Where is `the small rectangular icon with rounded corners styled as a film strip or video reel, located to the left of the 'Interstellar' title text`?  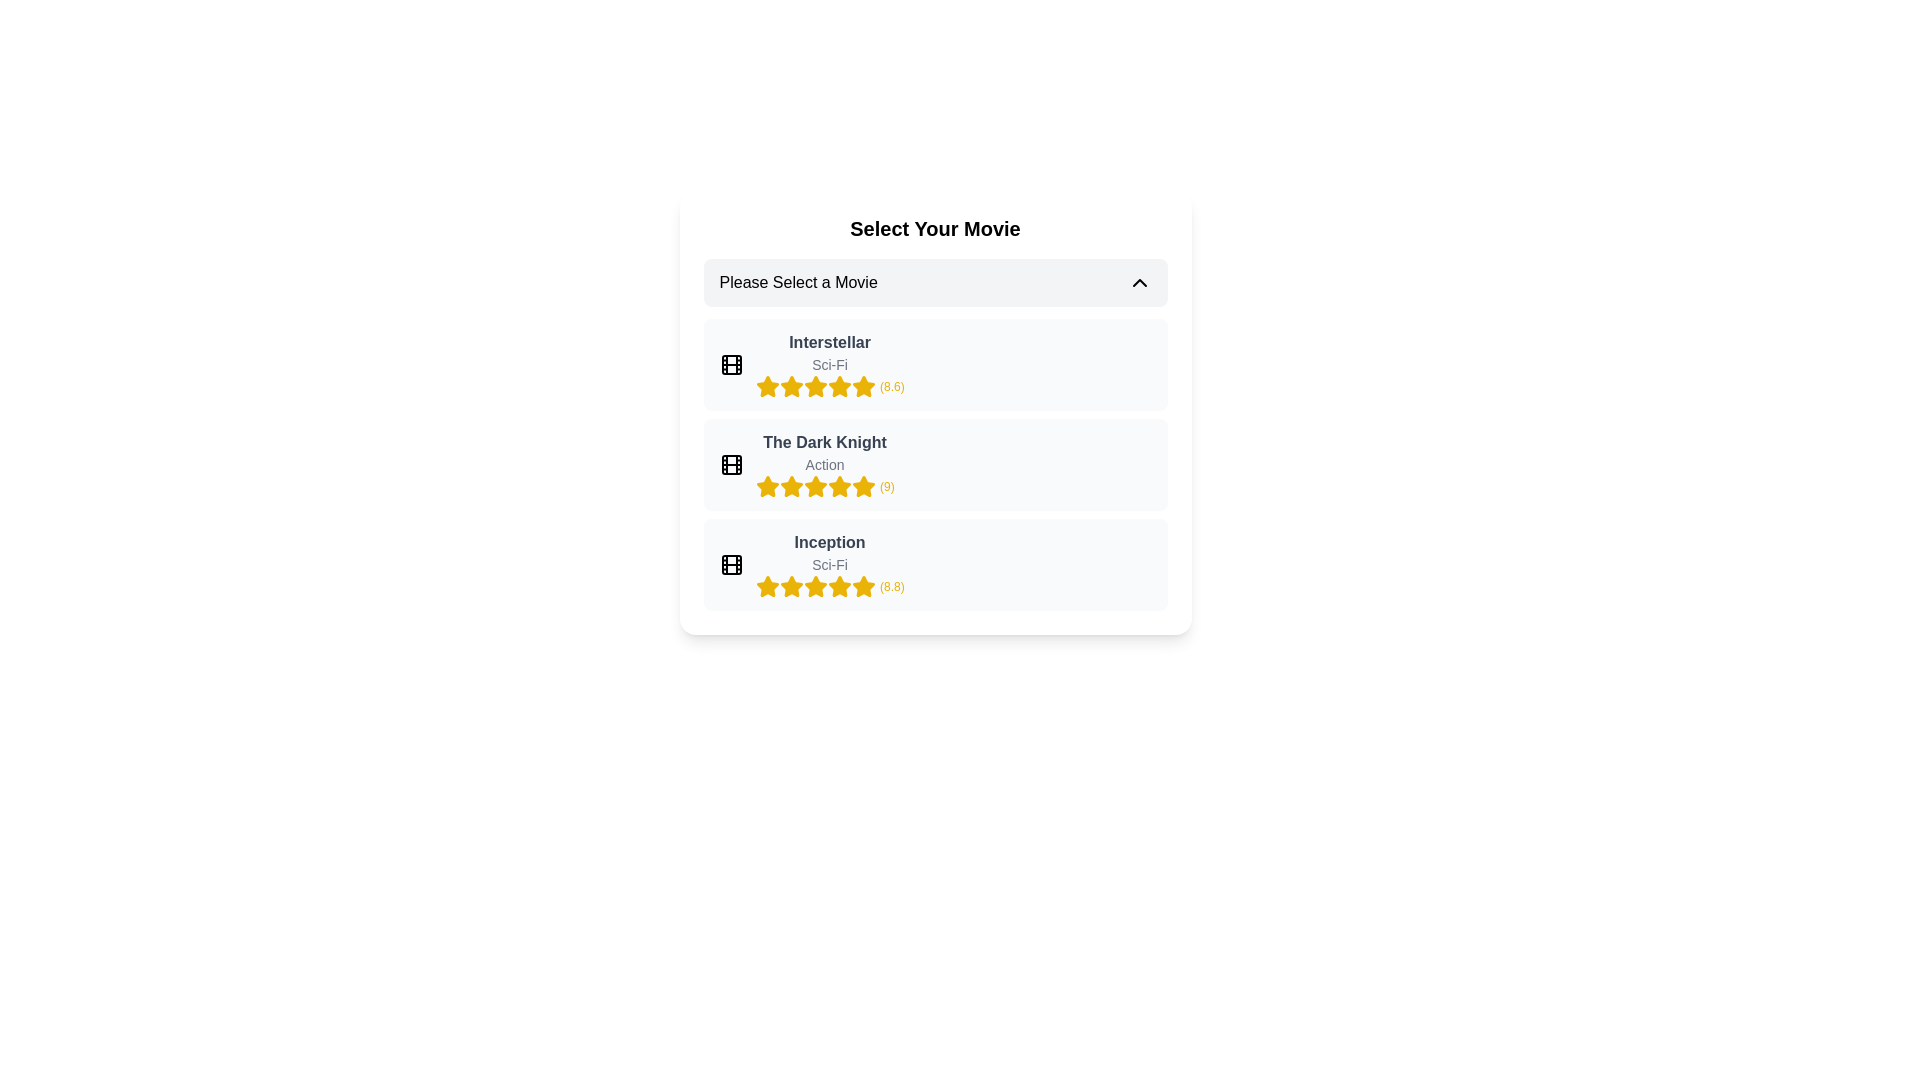
the small rectangular icon with rounded corners styled as a film strip or video reel, located to the left of the 'Interstellar' title text is located at coordinates (730, 365).